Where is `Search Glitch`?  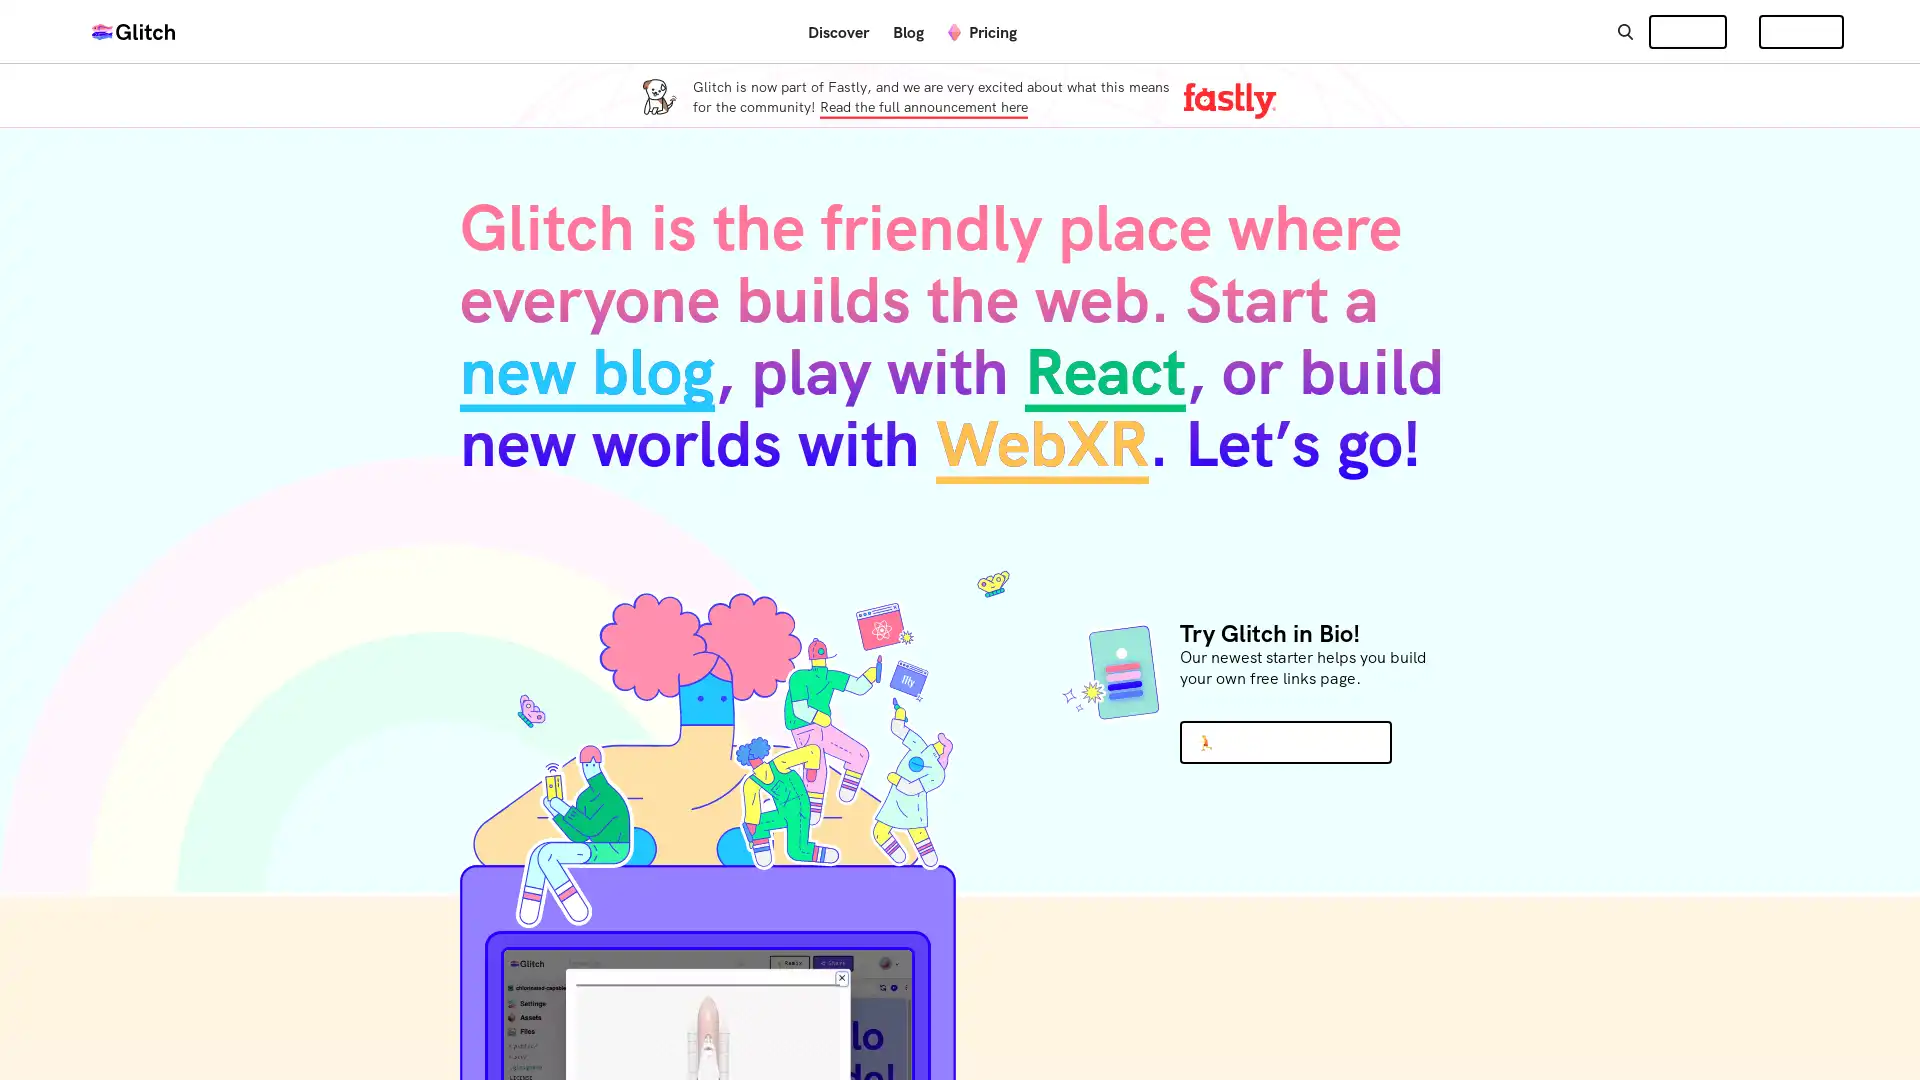 Search Glitch is located at coordinates (1624, 30).